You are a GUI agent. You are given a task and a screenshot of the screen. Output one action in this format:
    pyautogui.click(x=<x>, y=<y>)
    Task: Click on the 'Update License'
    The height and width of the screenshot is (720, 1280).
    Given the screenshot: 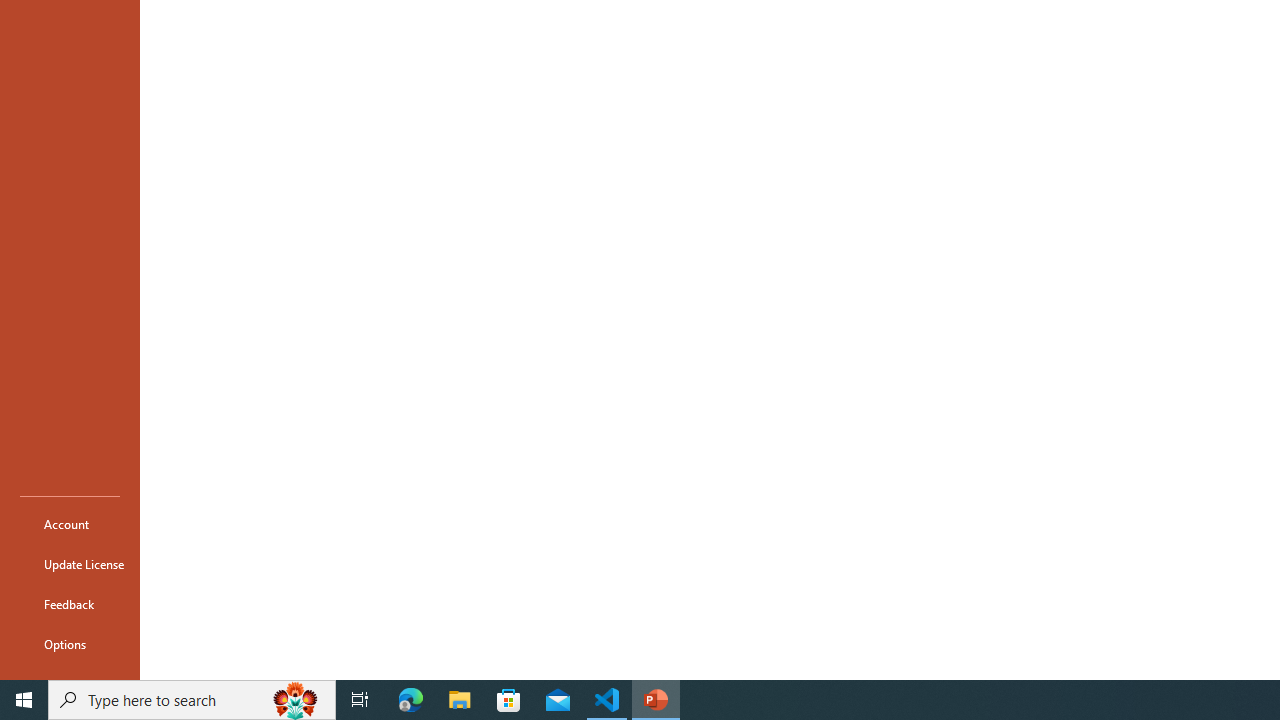 What is the action you would take?
    pyautogui.click(x=69, y=564)
    